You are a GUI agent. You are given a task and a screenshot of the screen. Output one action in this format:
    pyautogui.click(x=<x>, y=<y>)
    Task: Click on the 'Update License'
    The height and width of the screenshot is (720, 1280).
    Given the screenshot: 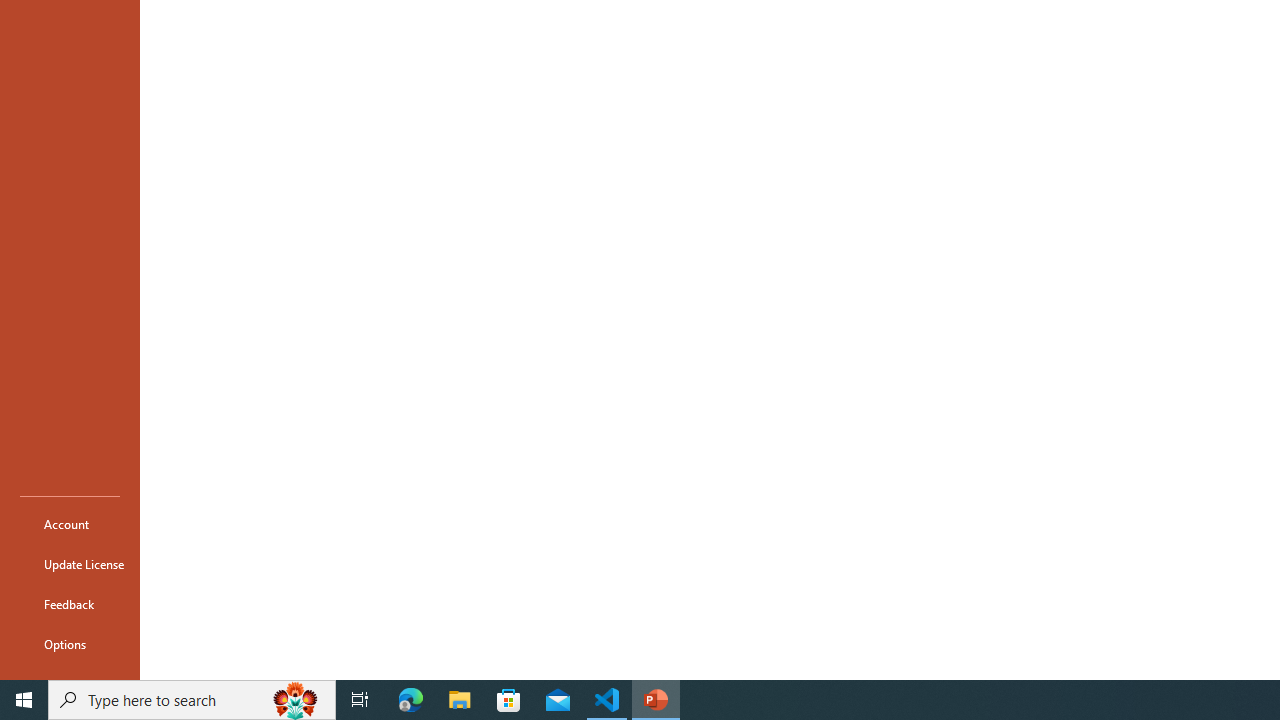 What is the action you would take?
    pyautogui.click(x=69, y=564)
    